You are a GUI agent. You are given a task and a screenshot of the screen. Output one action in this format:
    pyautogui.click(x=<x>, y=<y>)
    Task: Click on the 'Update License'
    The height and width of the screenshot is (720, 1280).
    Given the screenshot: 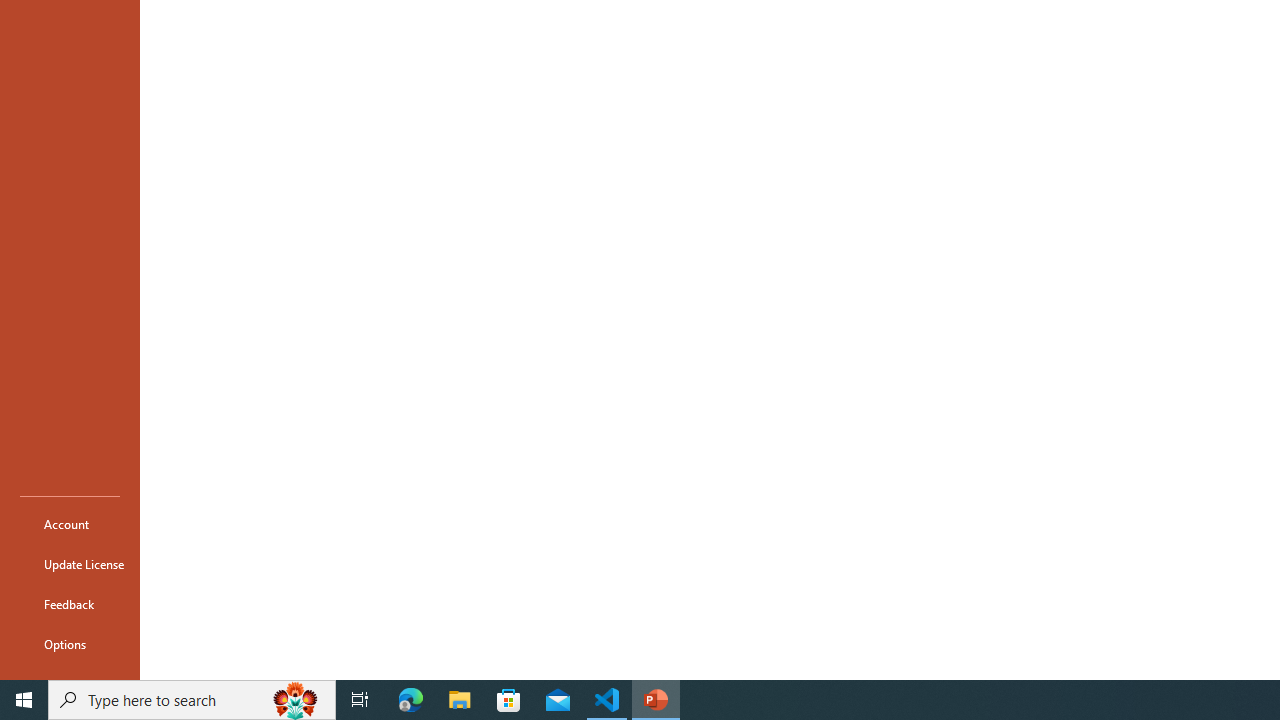 What is the action you would take?
    pyautogui.click(x=69, y=564)
    